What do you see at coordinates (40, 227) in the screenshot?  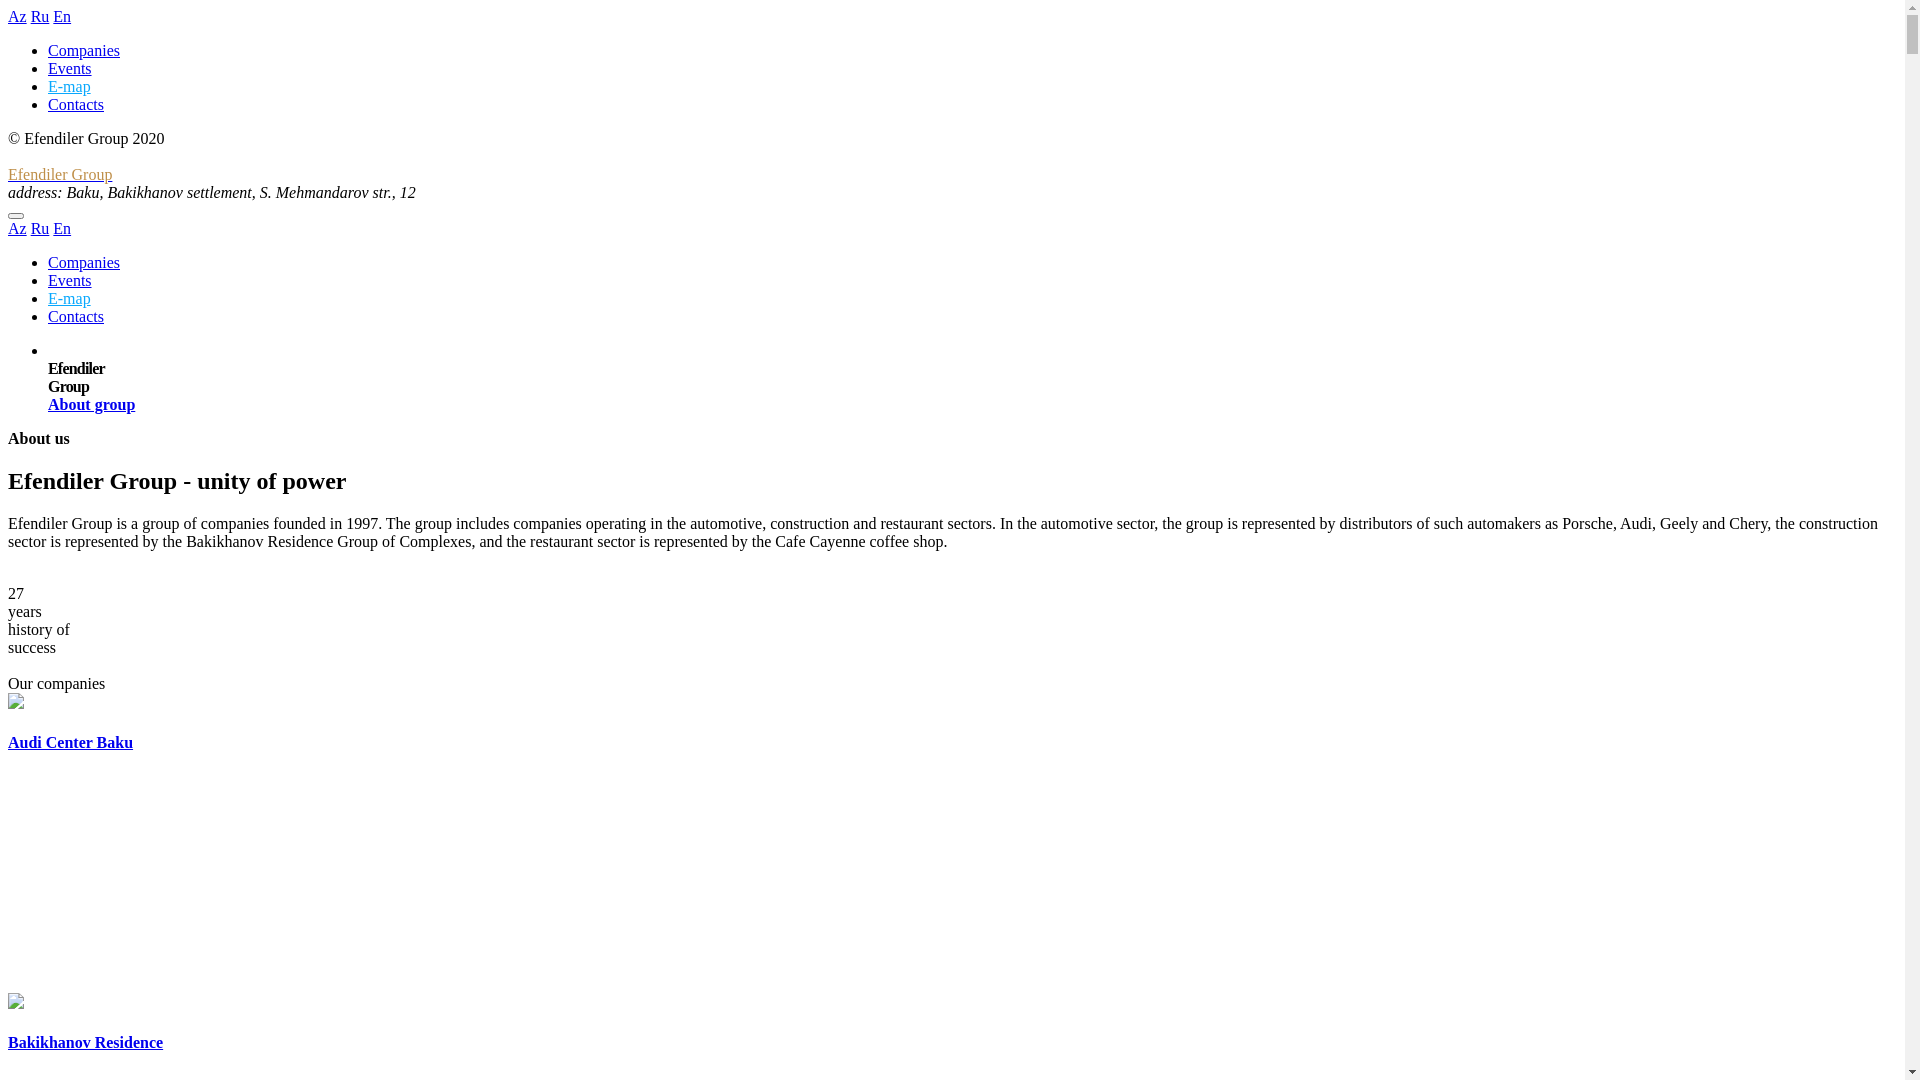 I see `'Ru'` at bounding box center [40, 227].